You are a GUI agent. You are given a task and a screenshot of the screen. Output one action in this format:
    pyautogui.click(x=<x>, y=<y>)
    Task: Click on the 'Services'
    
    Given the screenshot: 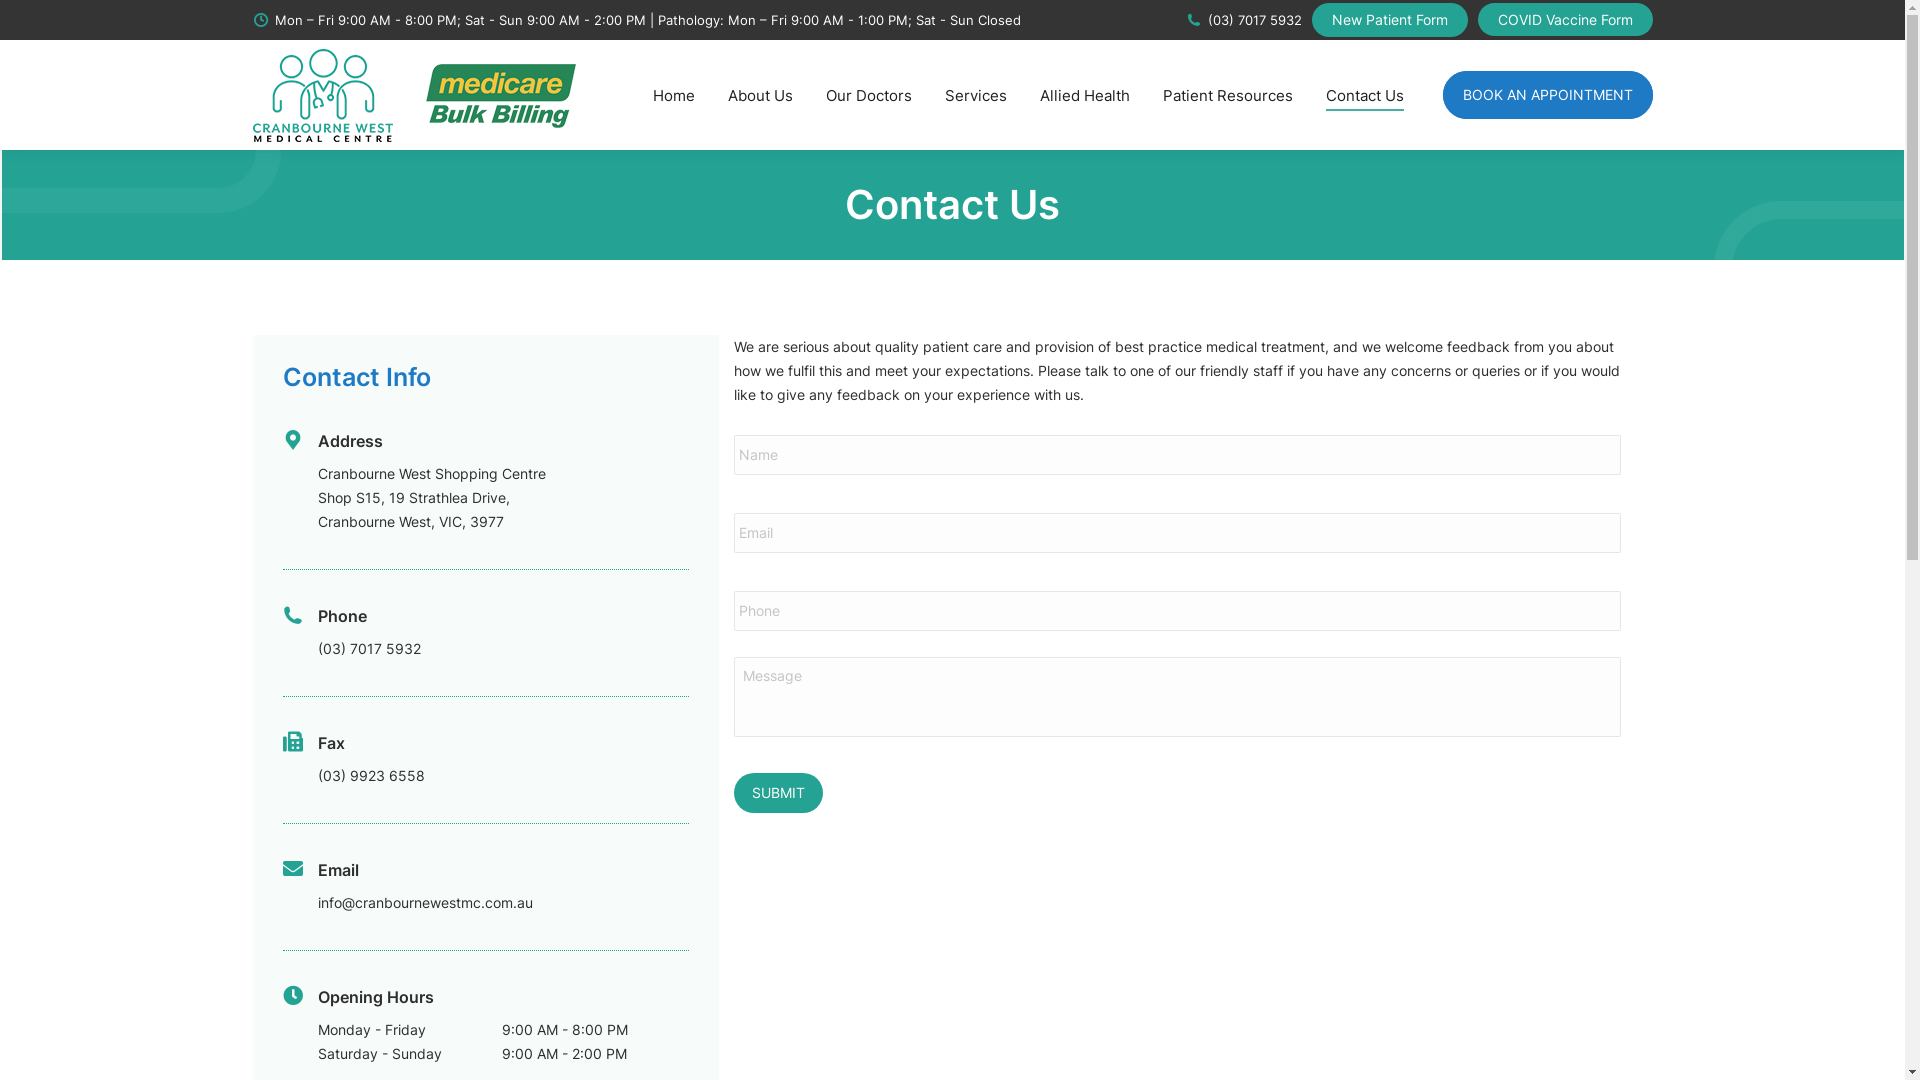 What is the action you would take?
    pyautogui.click(x=939, y=95)
    